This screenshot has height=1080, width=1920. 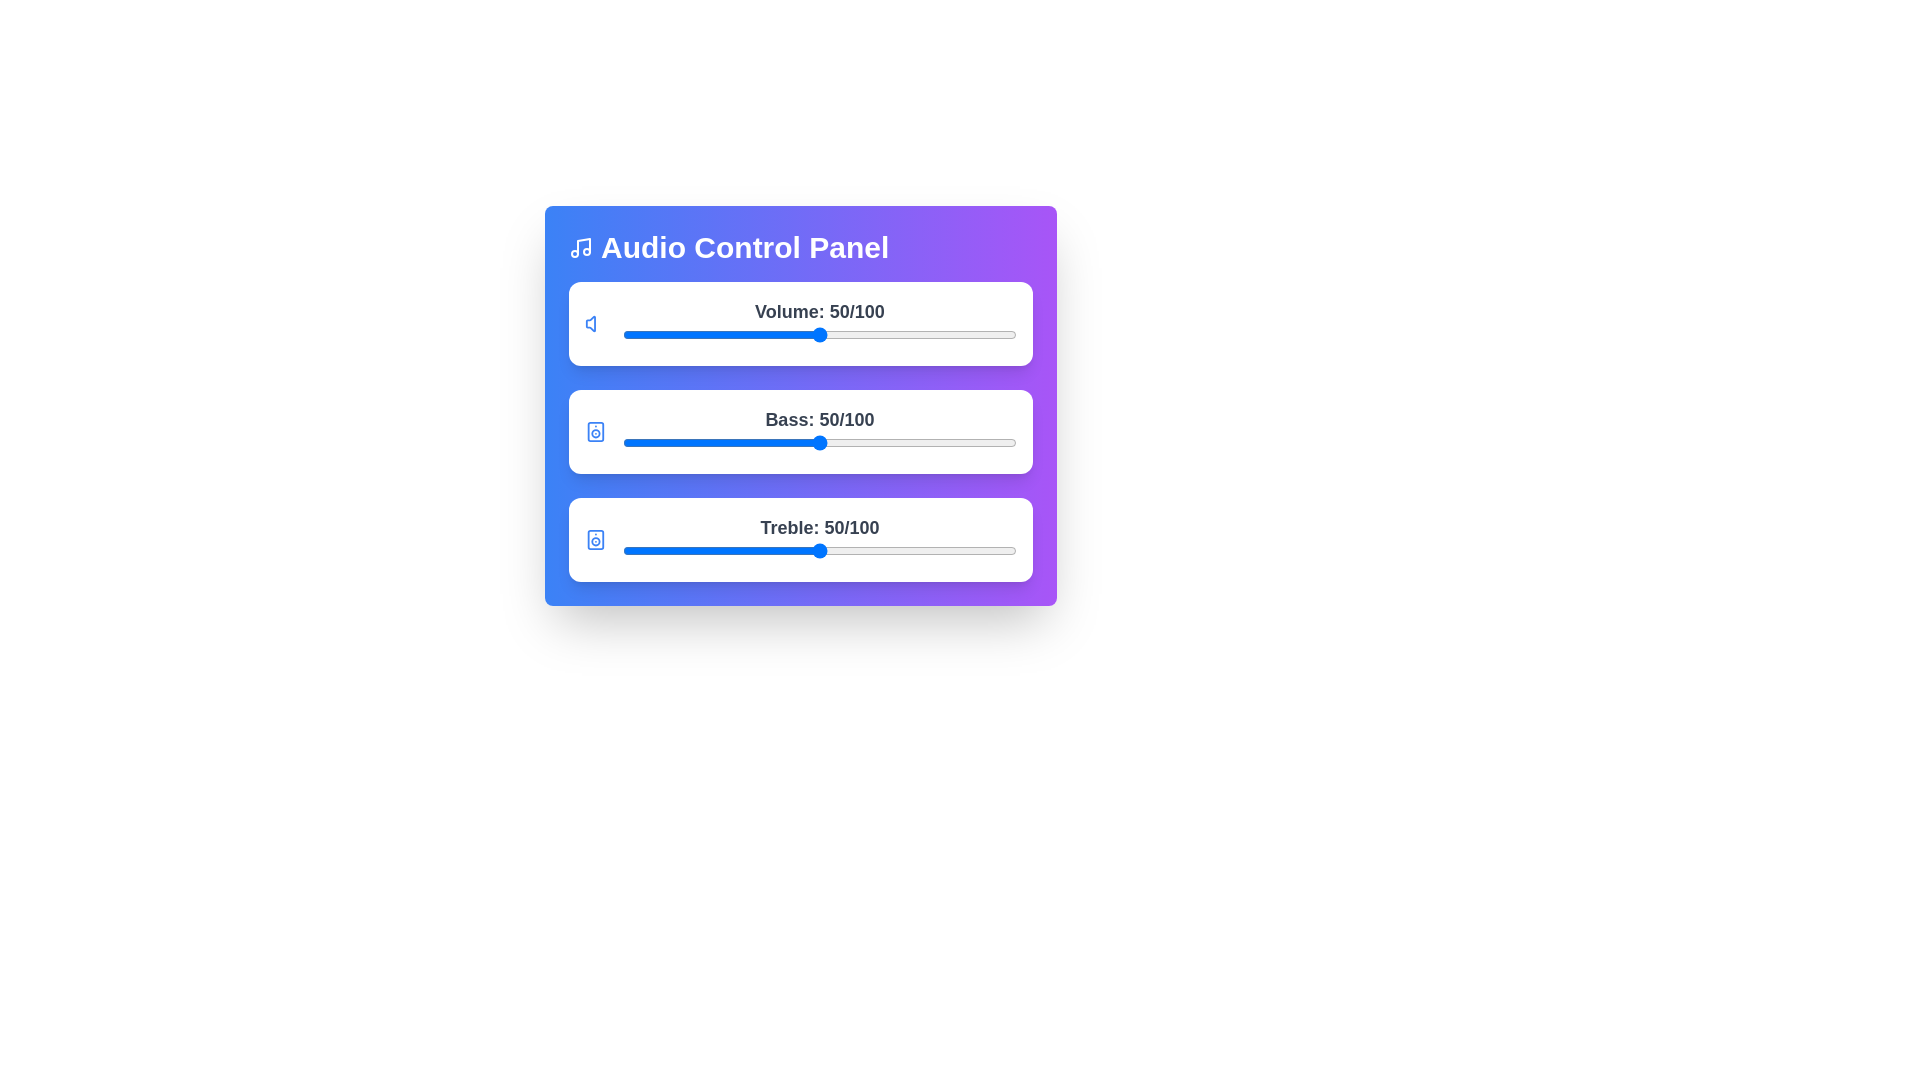 I want to click on the treble slider to 81 value, so click(x=941, y=551).